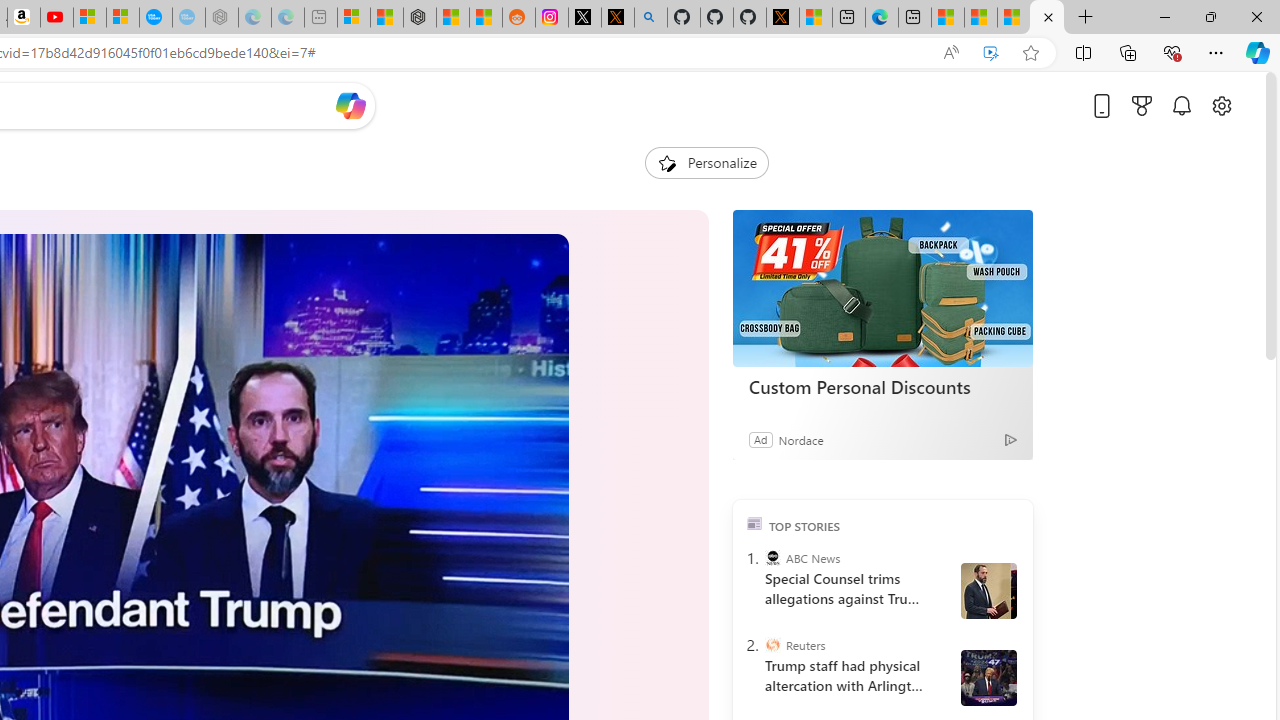  I want to click on 'Reuters', so click(772, 645).